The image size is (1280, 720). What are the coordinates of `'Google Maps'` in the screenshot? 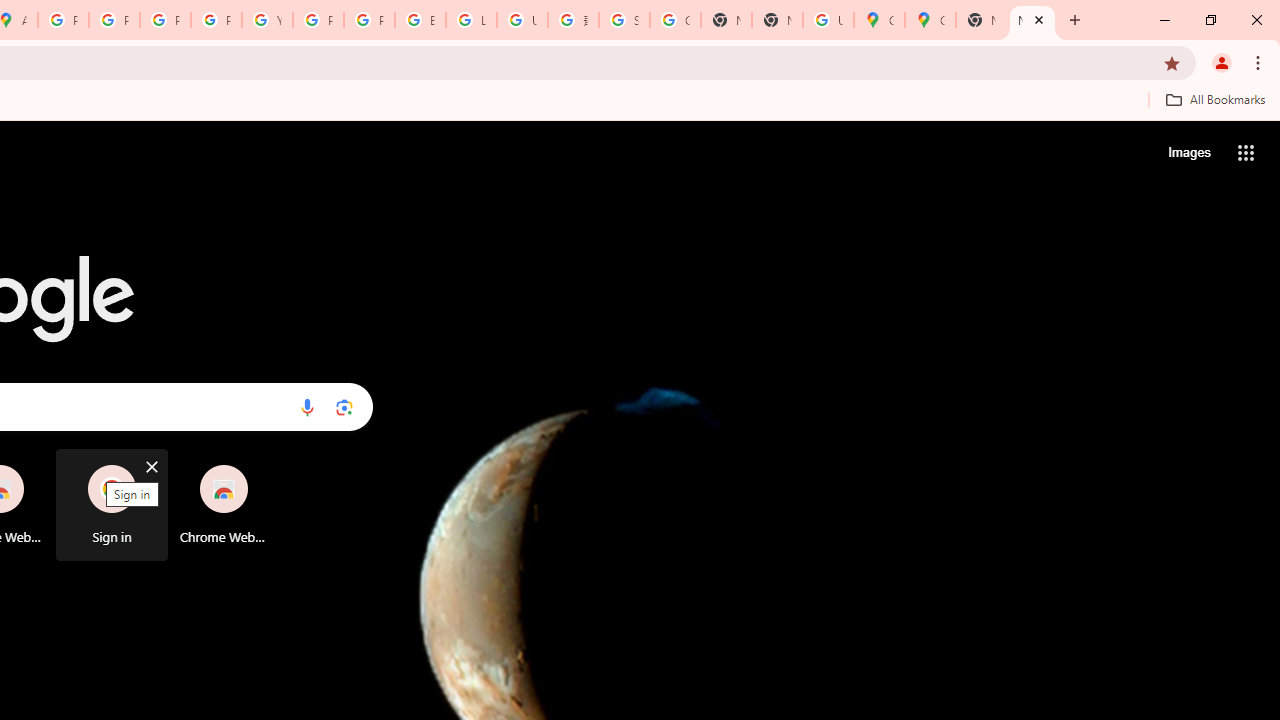 It's located at (929, 20).